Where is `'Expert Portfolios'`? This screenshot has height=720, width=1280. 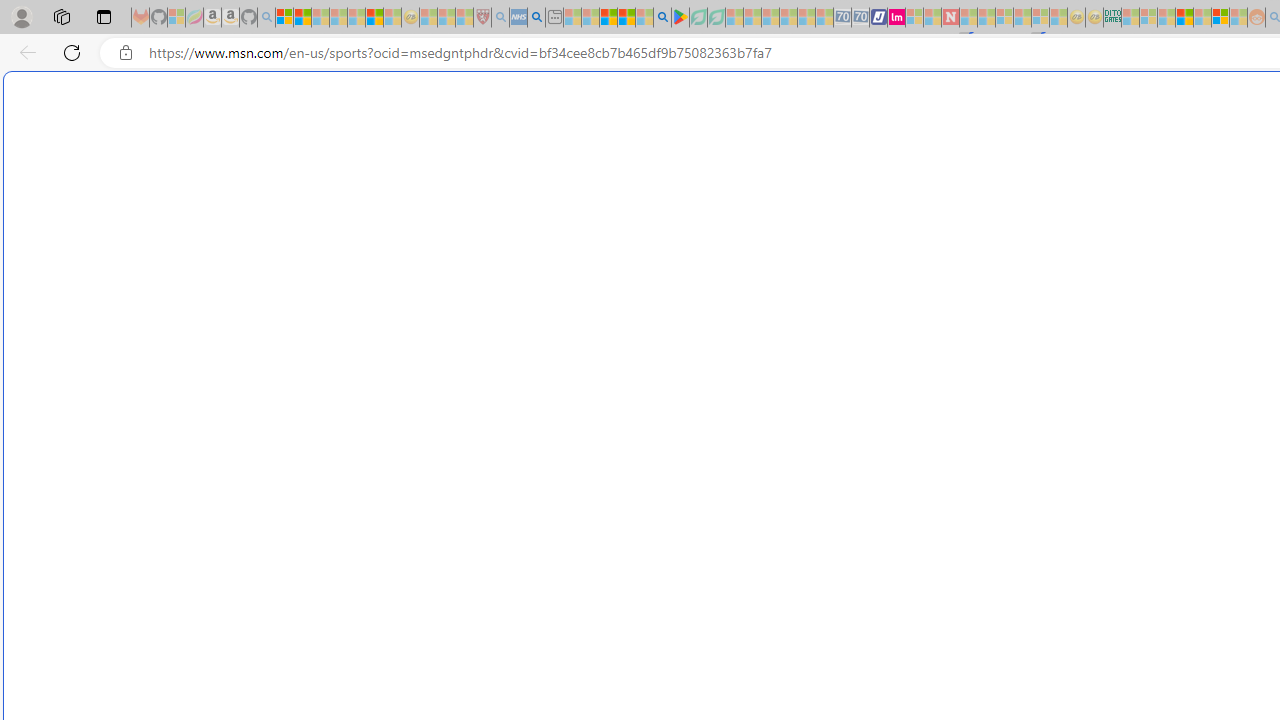 'Expert Portfolios' is located at coordinates (1184, 17).